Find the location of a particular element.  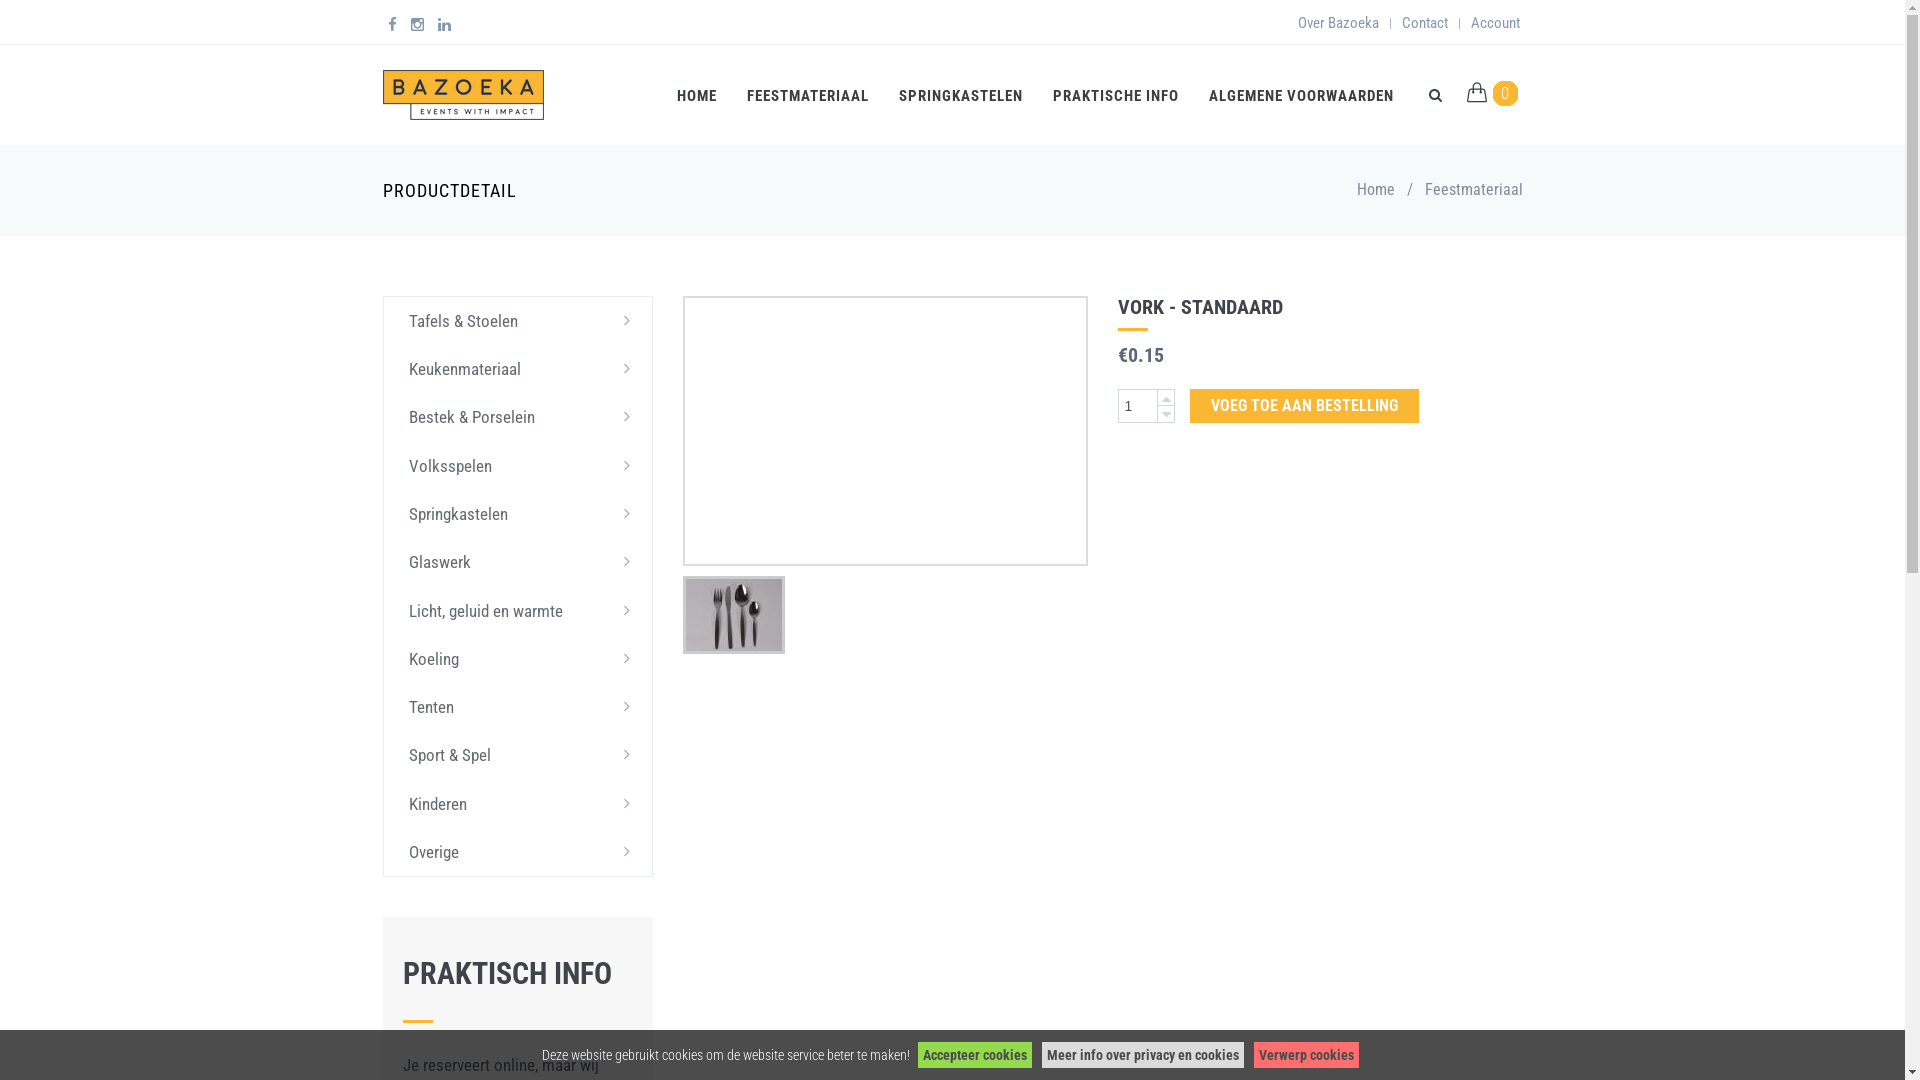

'Home' is located at coordinates (1356, 189).